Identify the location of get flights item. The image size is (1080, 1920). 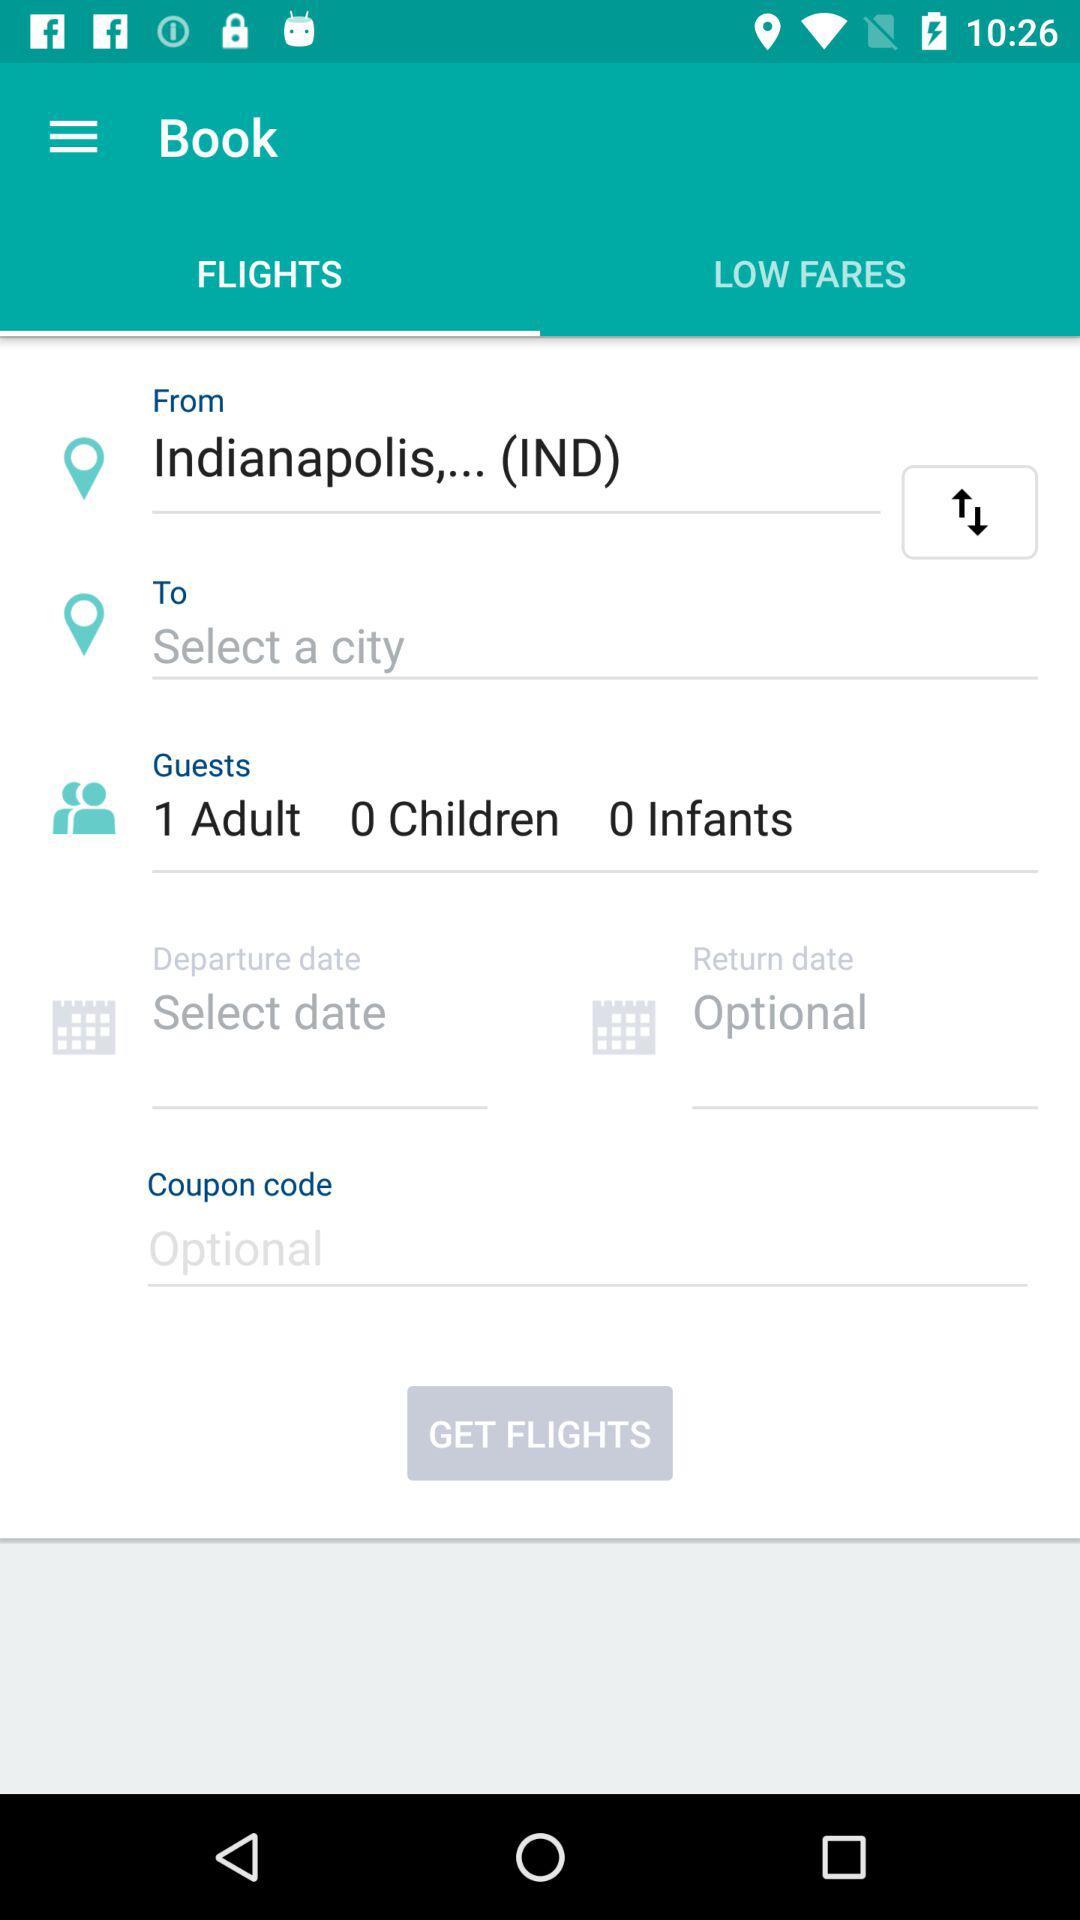
(540, 1432).